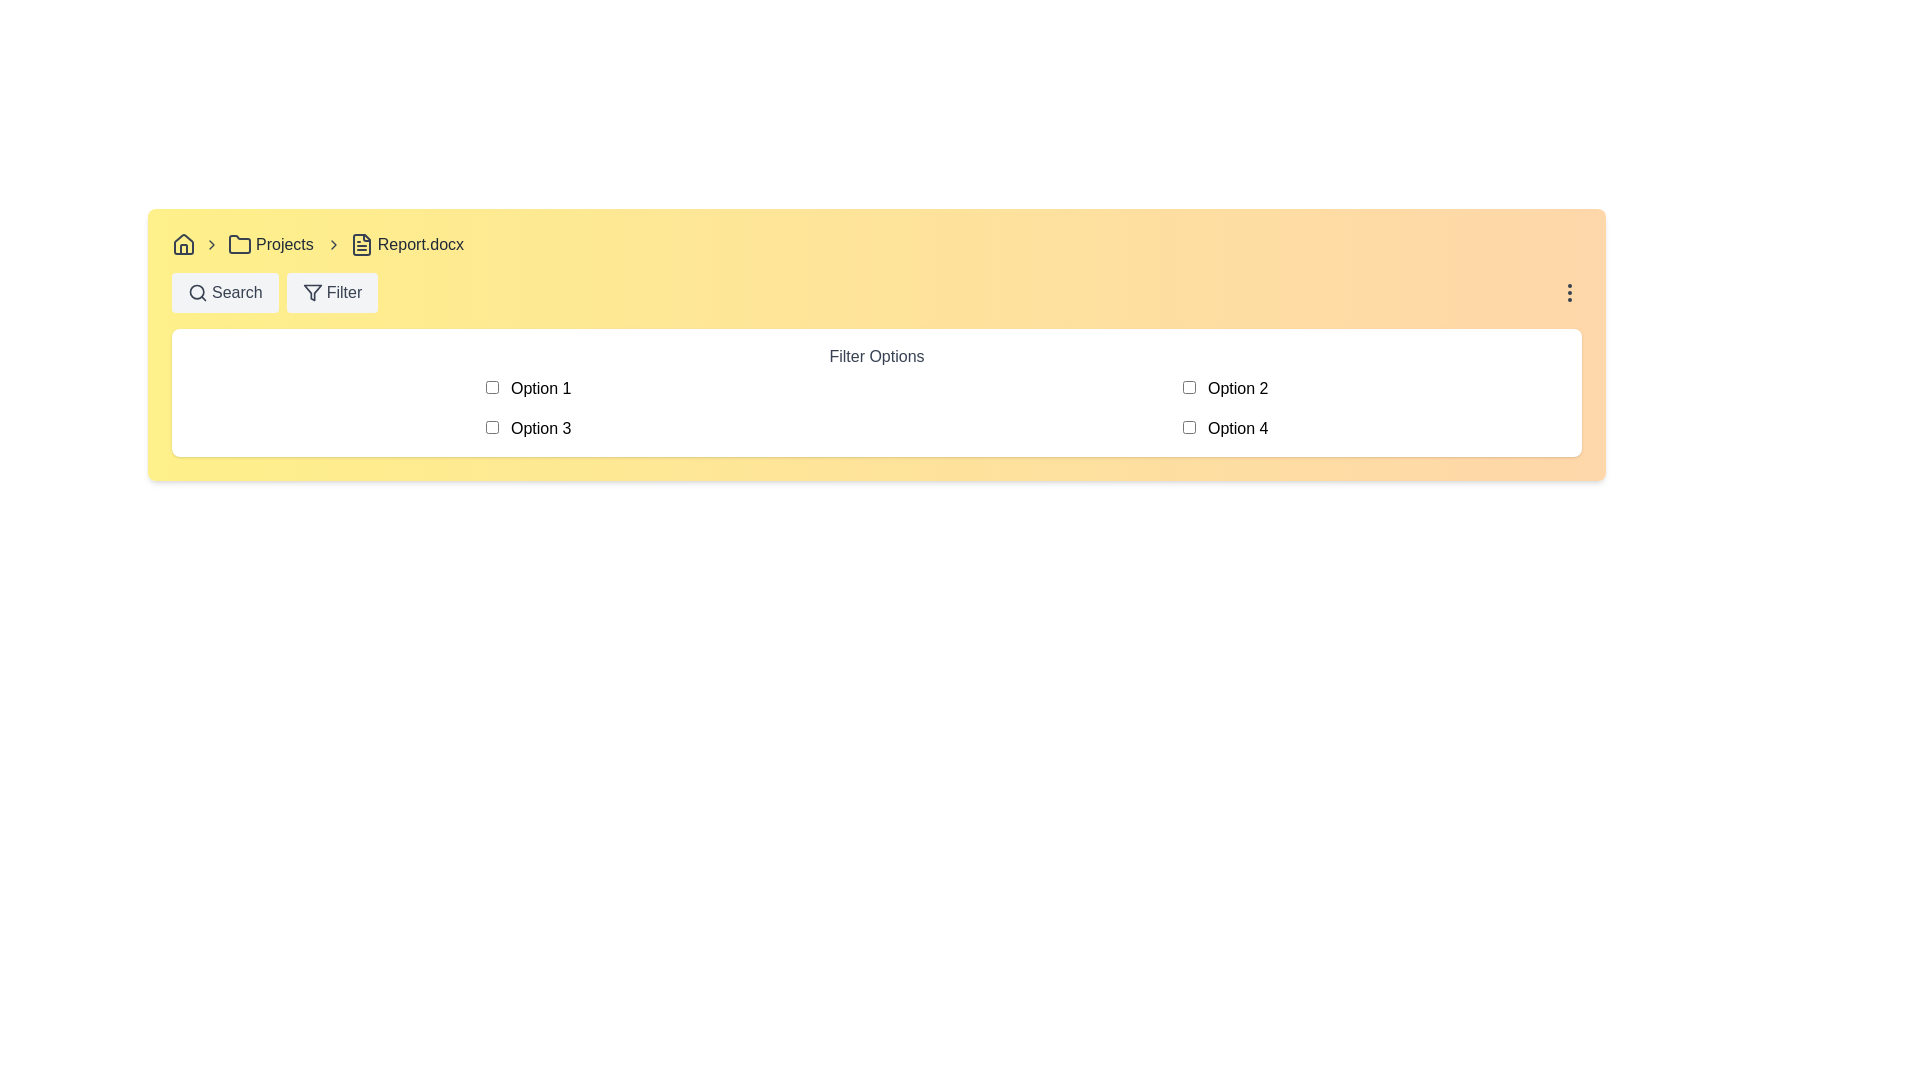 The height and width of the screenshot is (1080, 1920). Describe the element at coordinates (183, 242) in the screenshot. I see `the 'Home' icon located in the breadcrumb navigation bar, which serves as a visual representation for navigating to the main page or root directory` at that location.